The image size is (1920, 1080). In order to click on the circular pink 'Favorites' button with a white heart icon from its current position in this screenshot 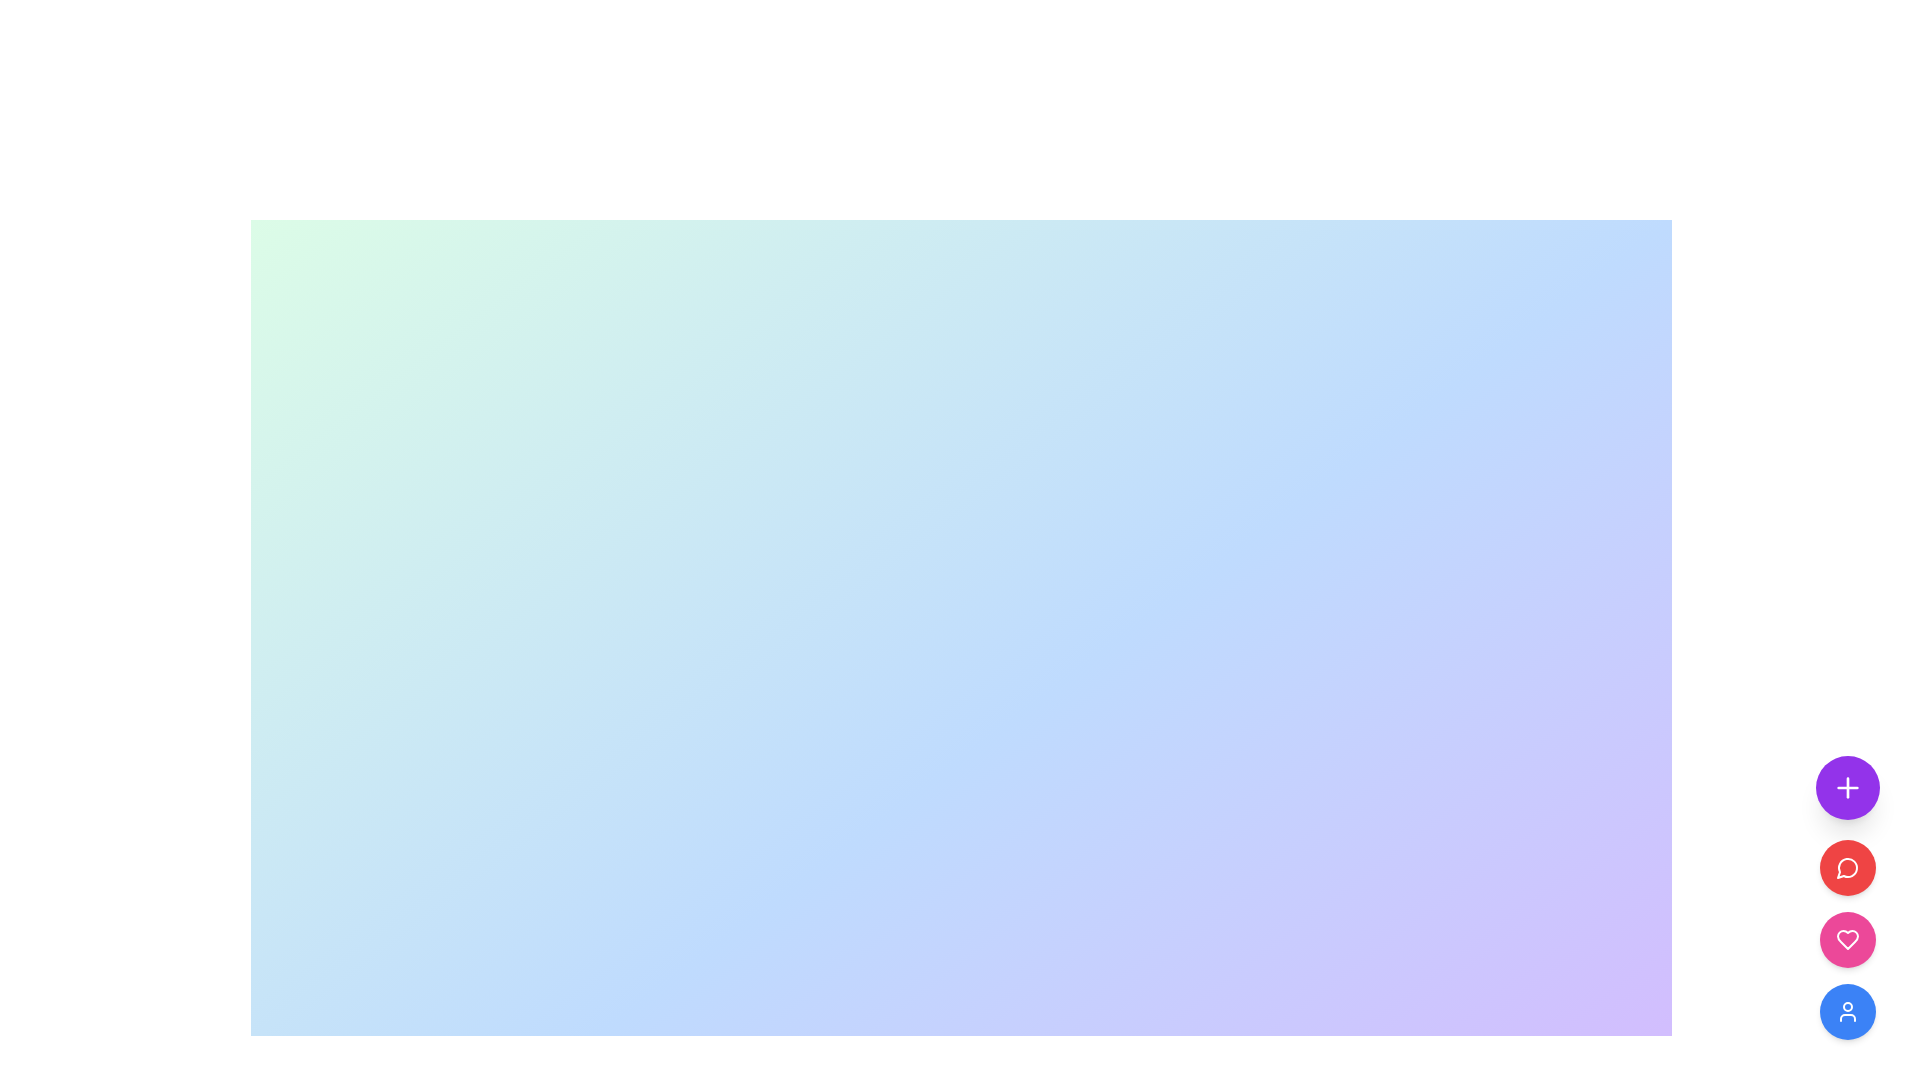, I will do `click(1847, 940)`.